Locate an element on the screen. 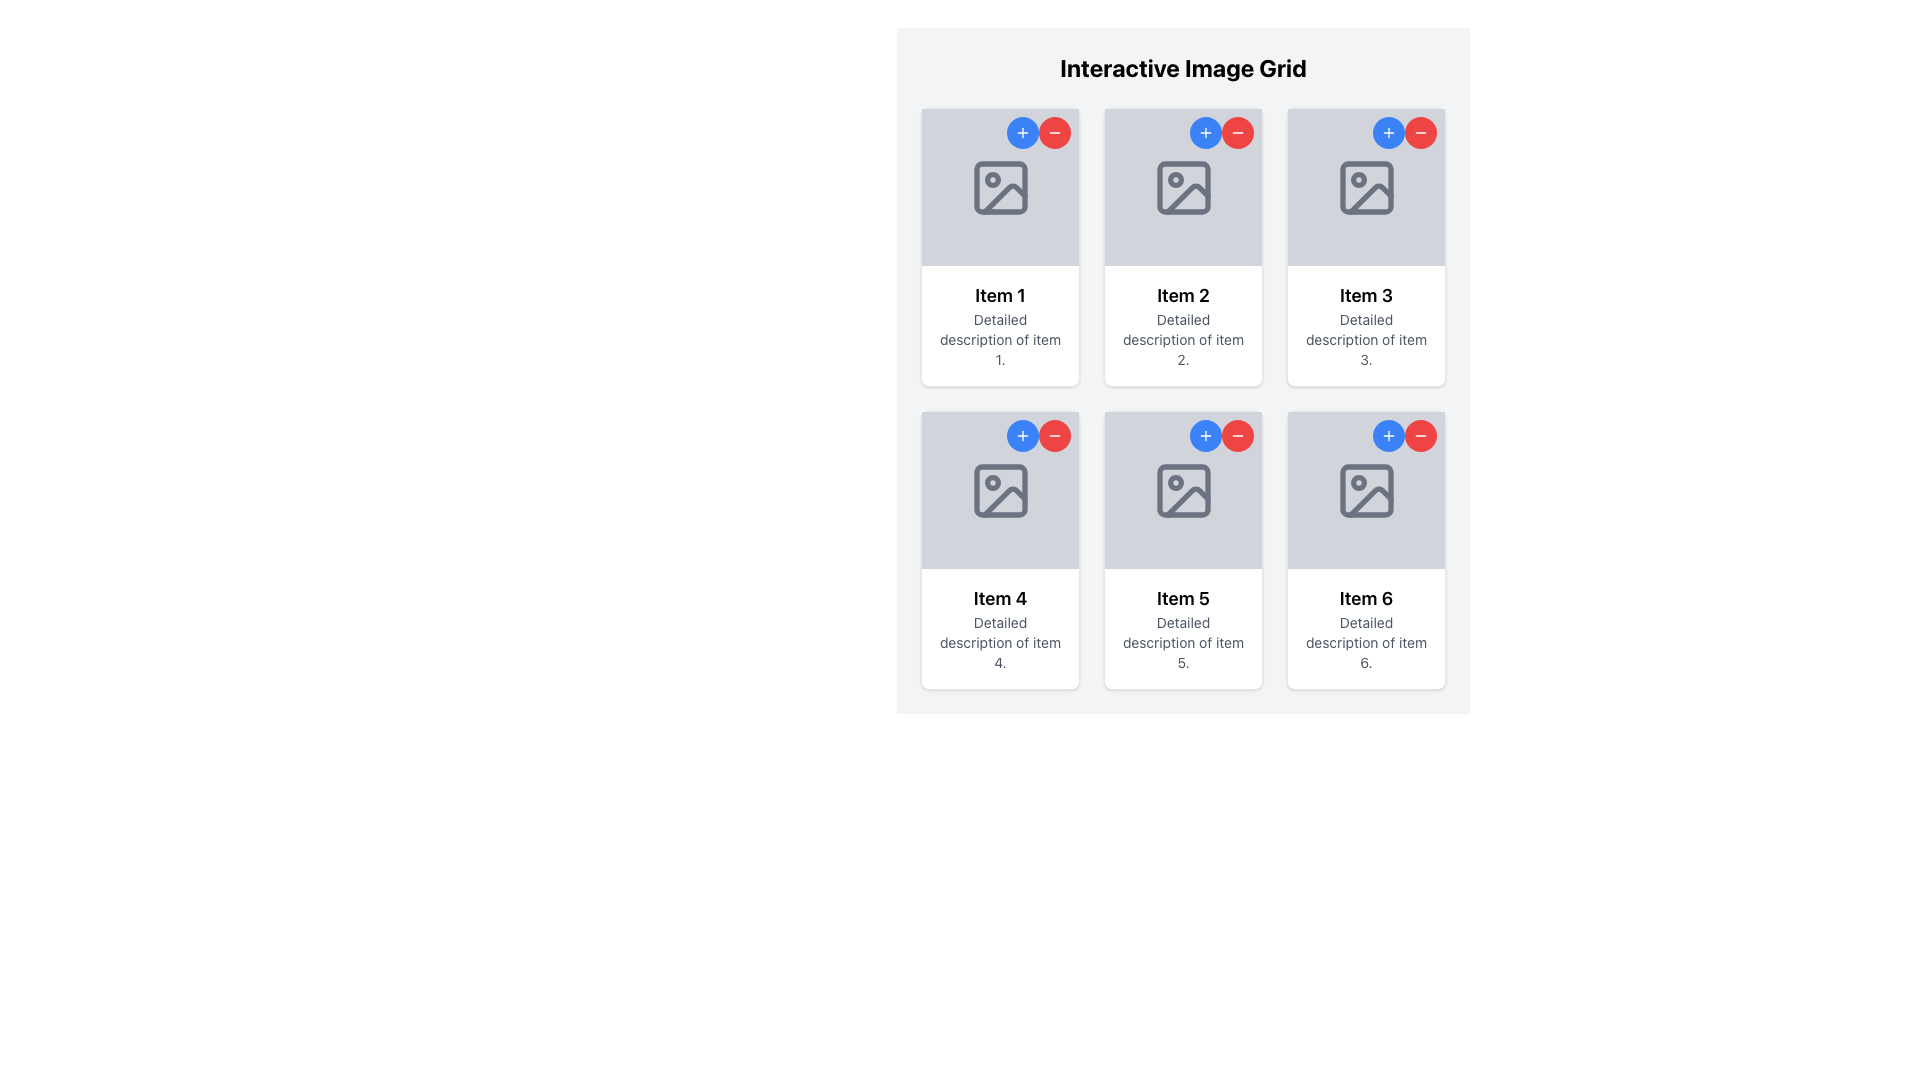 The image size is (1920, 1080). the small rectangular background shape with rounded corners in the SVG icon located in the center of the card labeled 'Item 5' is located at coordinates (1183, 490).